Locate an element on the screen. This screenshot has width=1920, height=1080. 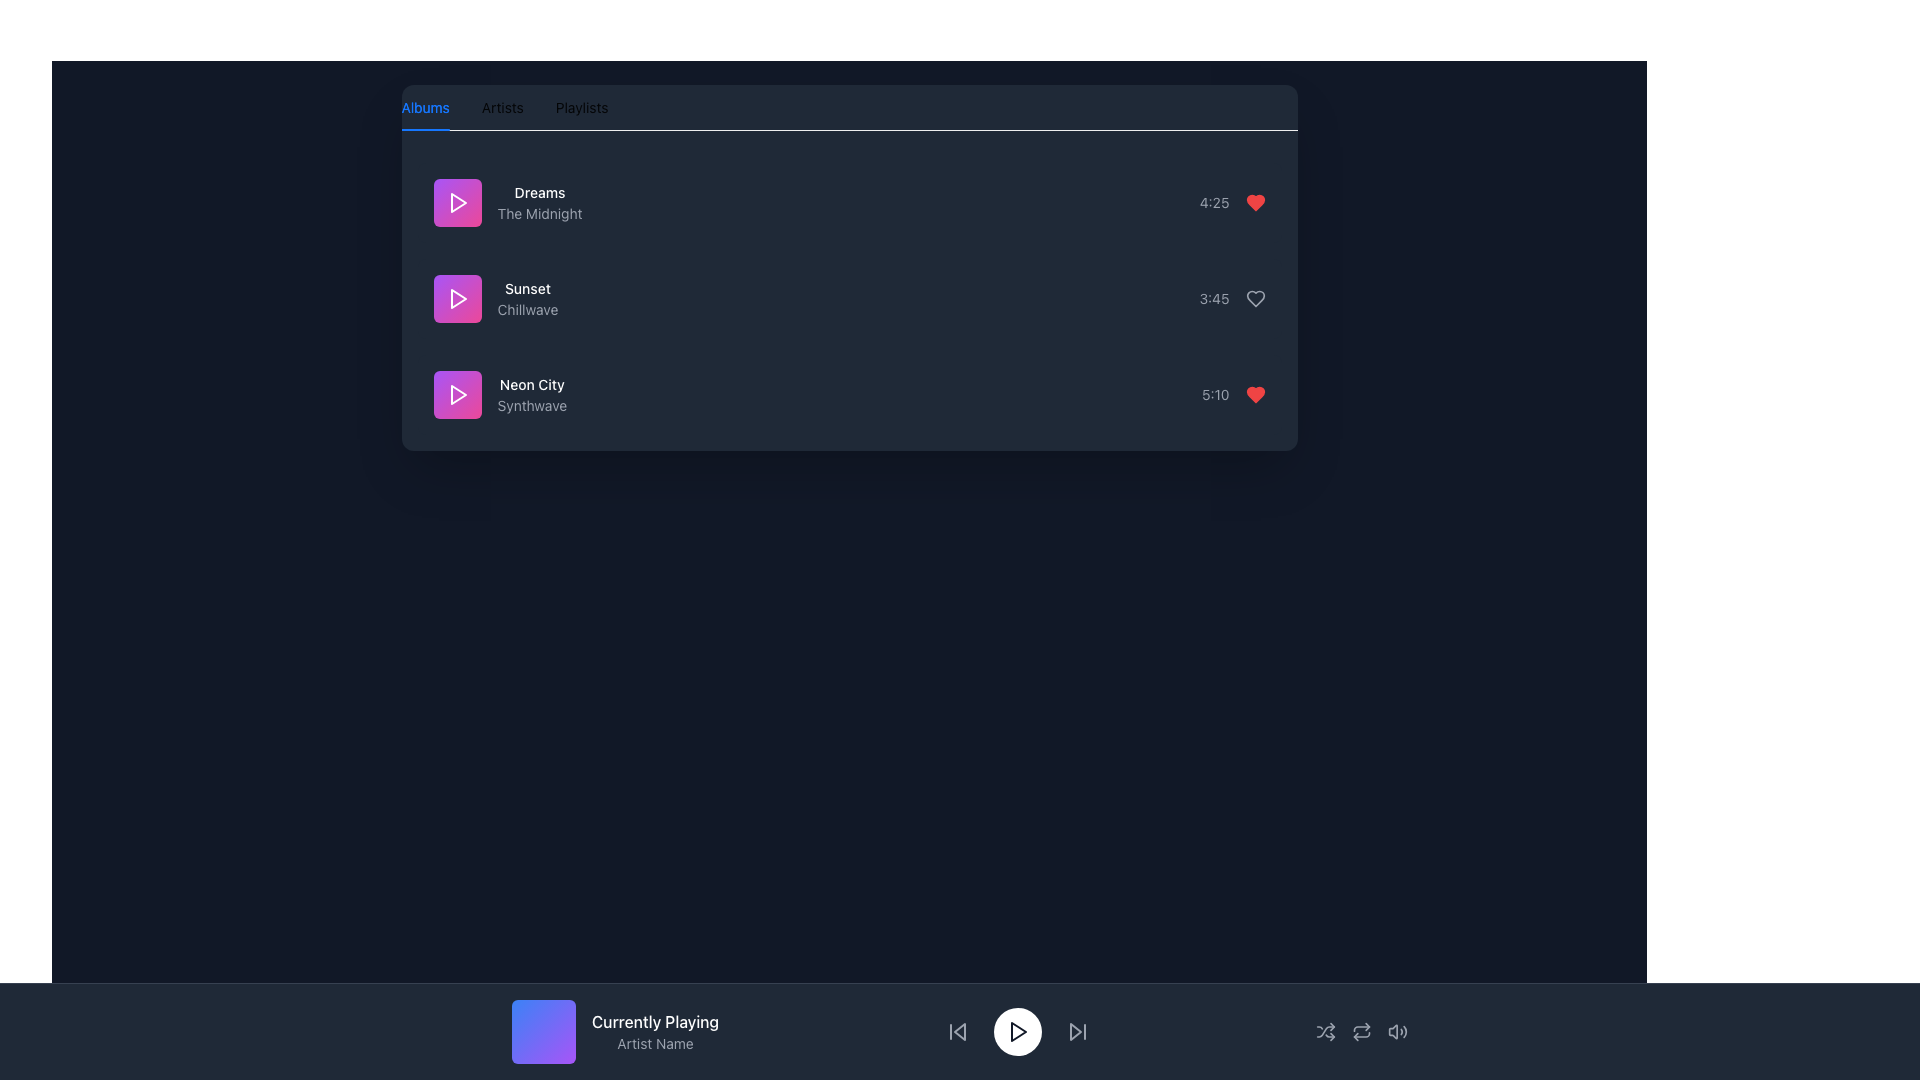
the forward-skip button icon, which is styled as a right-pointing triangle with a vertical bar, located at the far right of the central control section in the media player interface is located at coordinates (1076, 1032).